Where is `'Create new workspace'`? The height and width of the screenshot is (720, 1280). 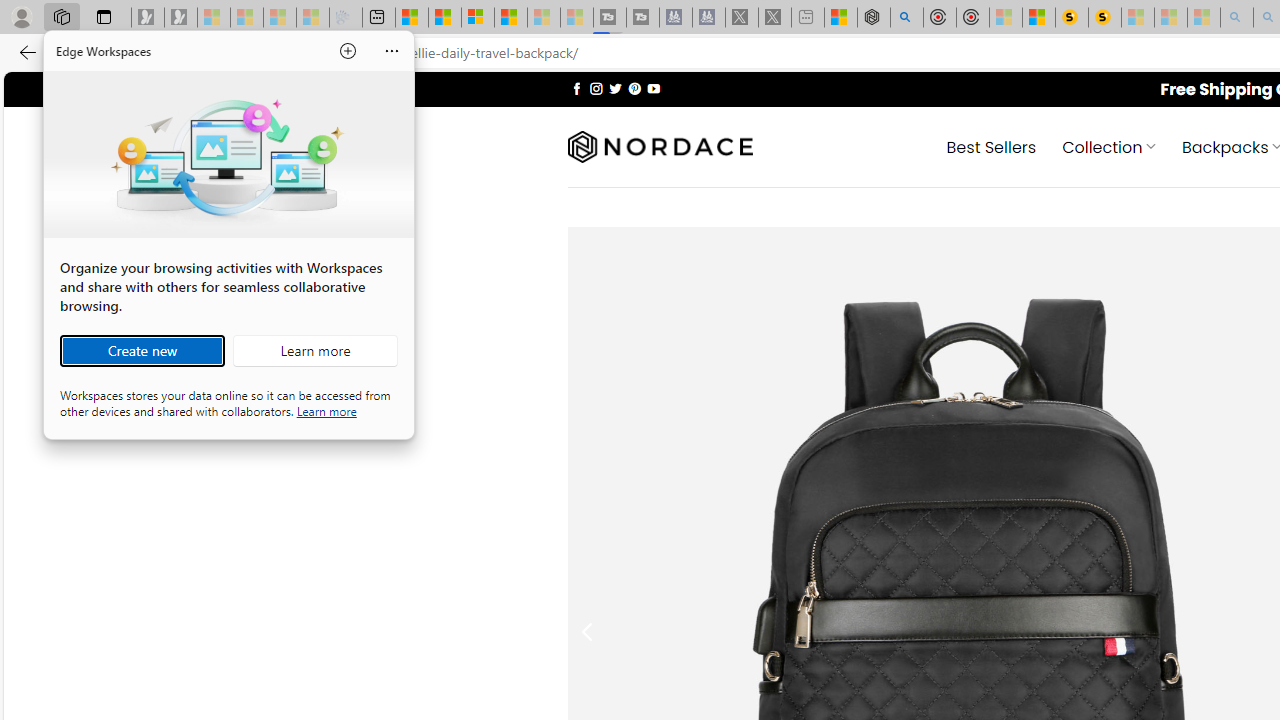
'Create new workspace' is located at coordinates (141, 350).